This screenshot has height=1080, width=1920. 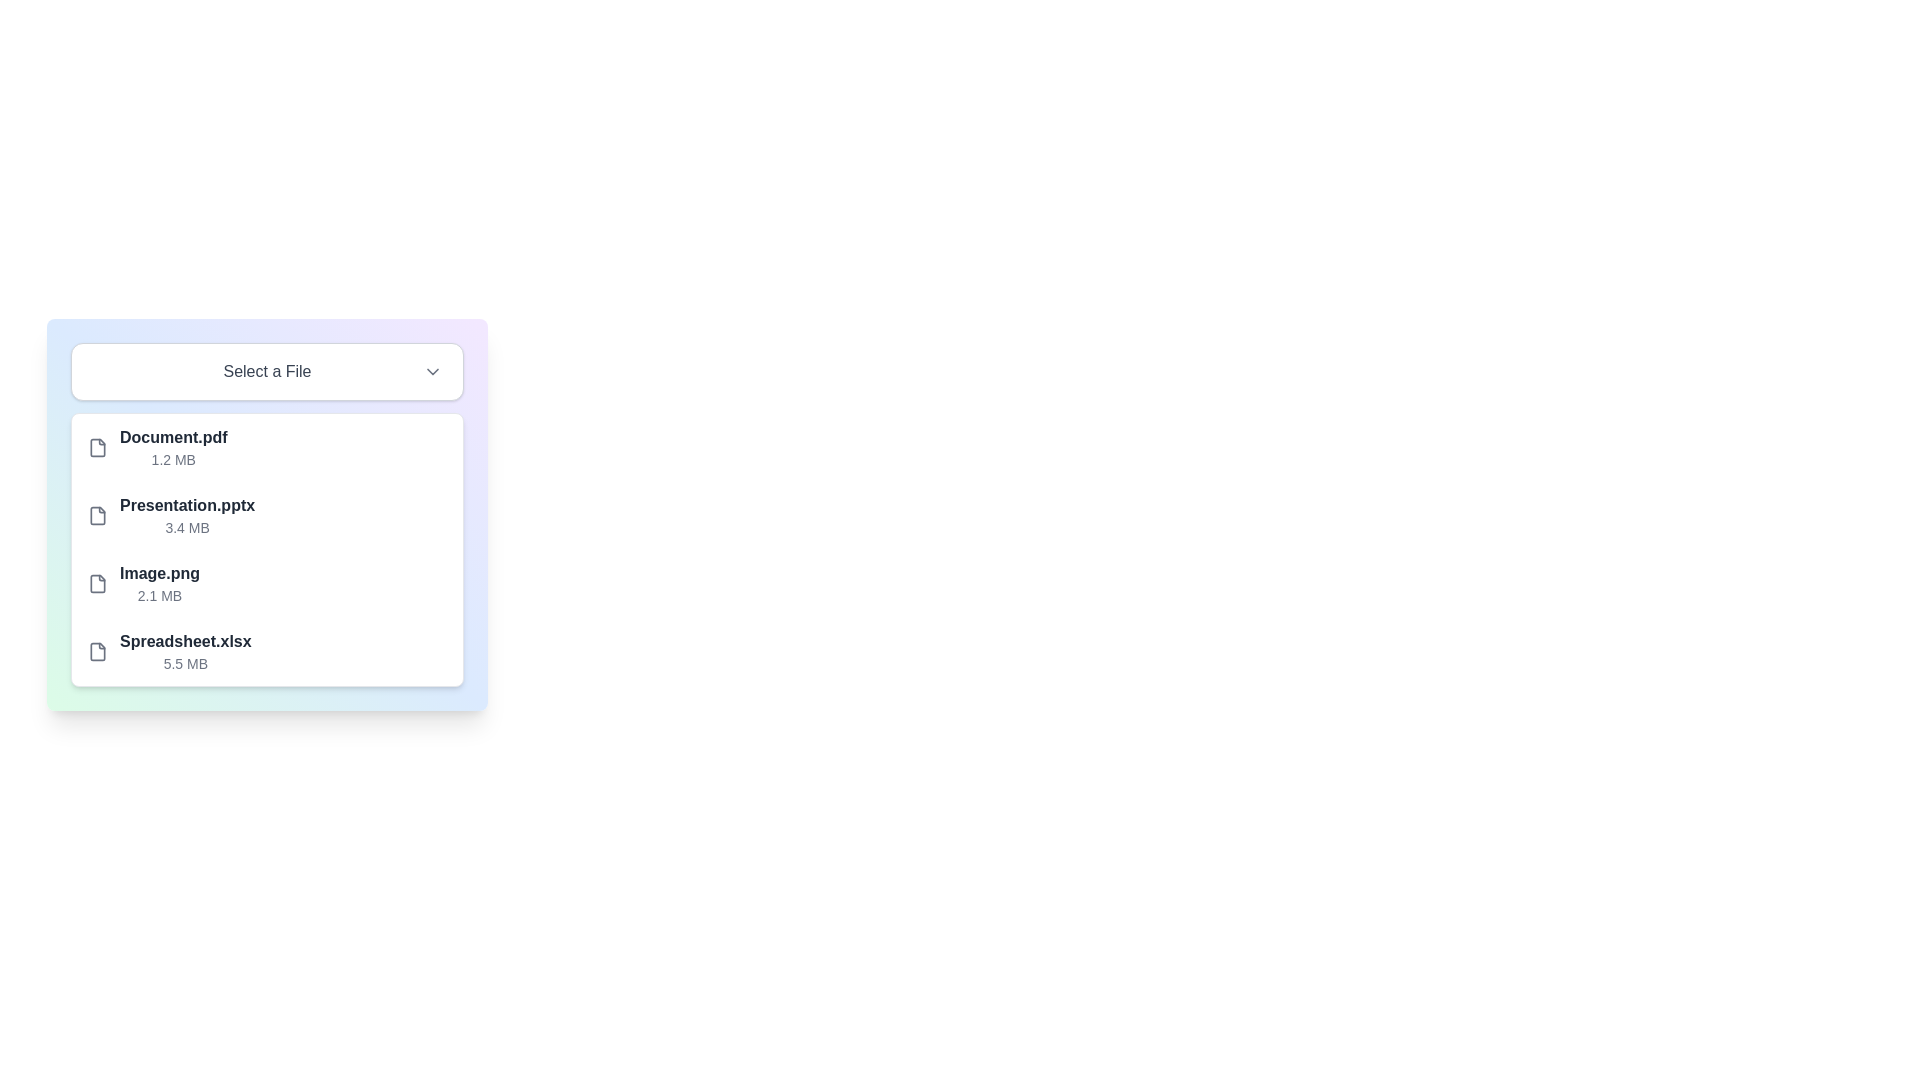 I want to click on the file, so click(x=173, y=437).